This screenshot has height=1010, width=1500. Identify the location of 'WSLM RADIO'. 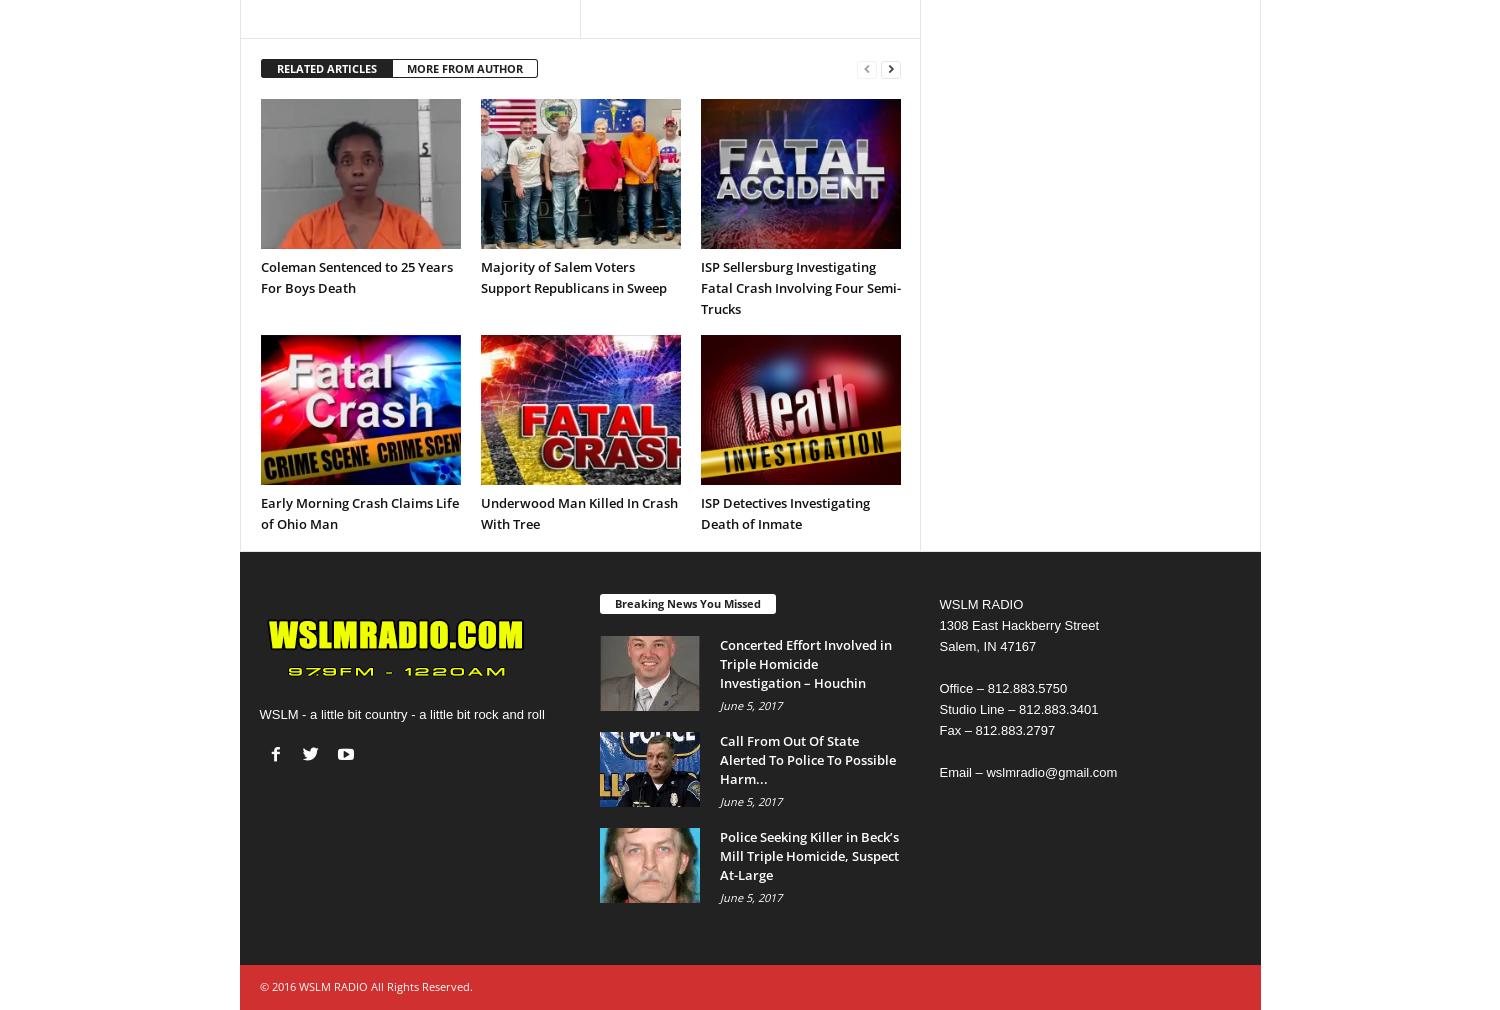
(980, 603).